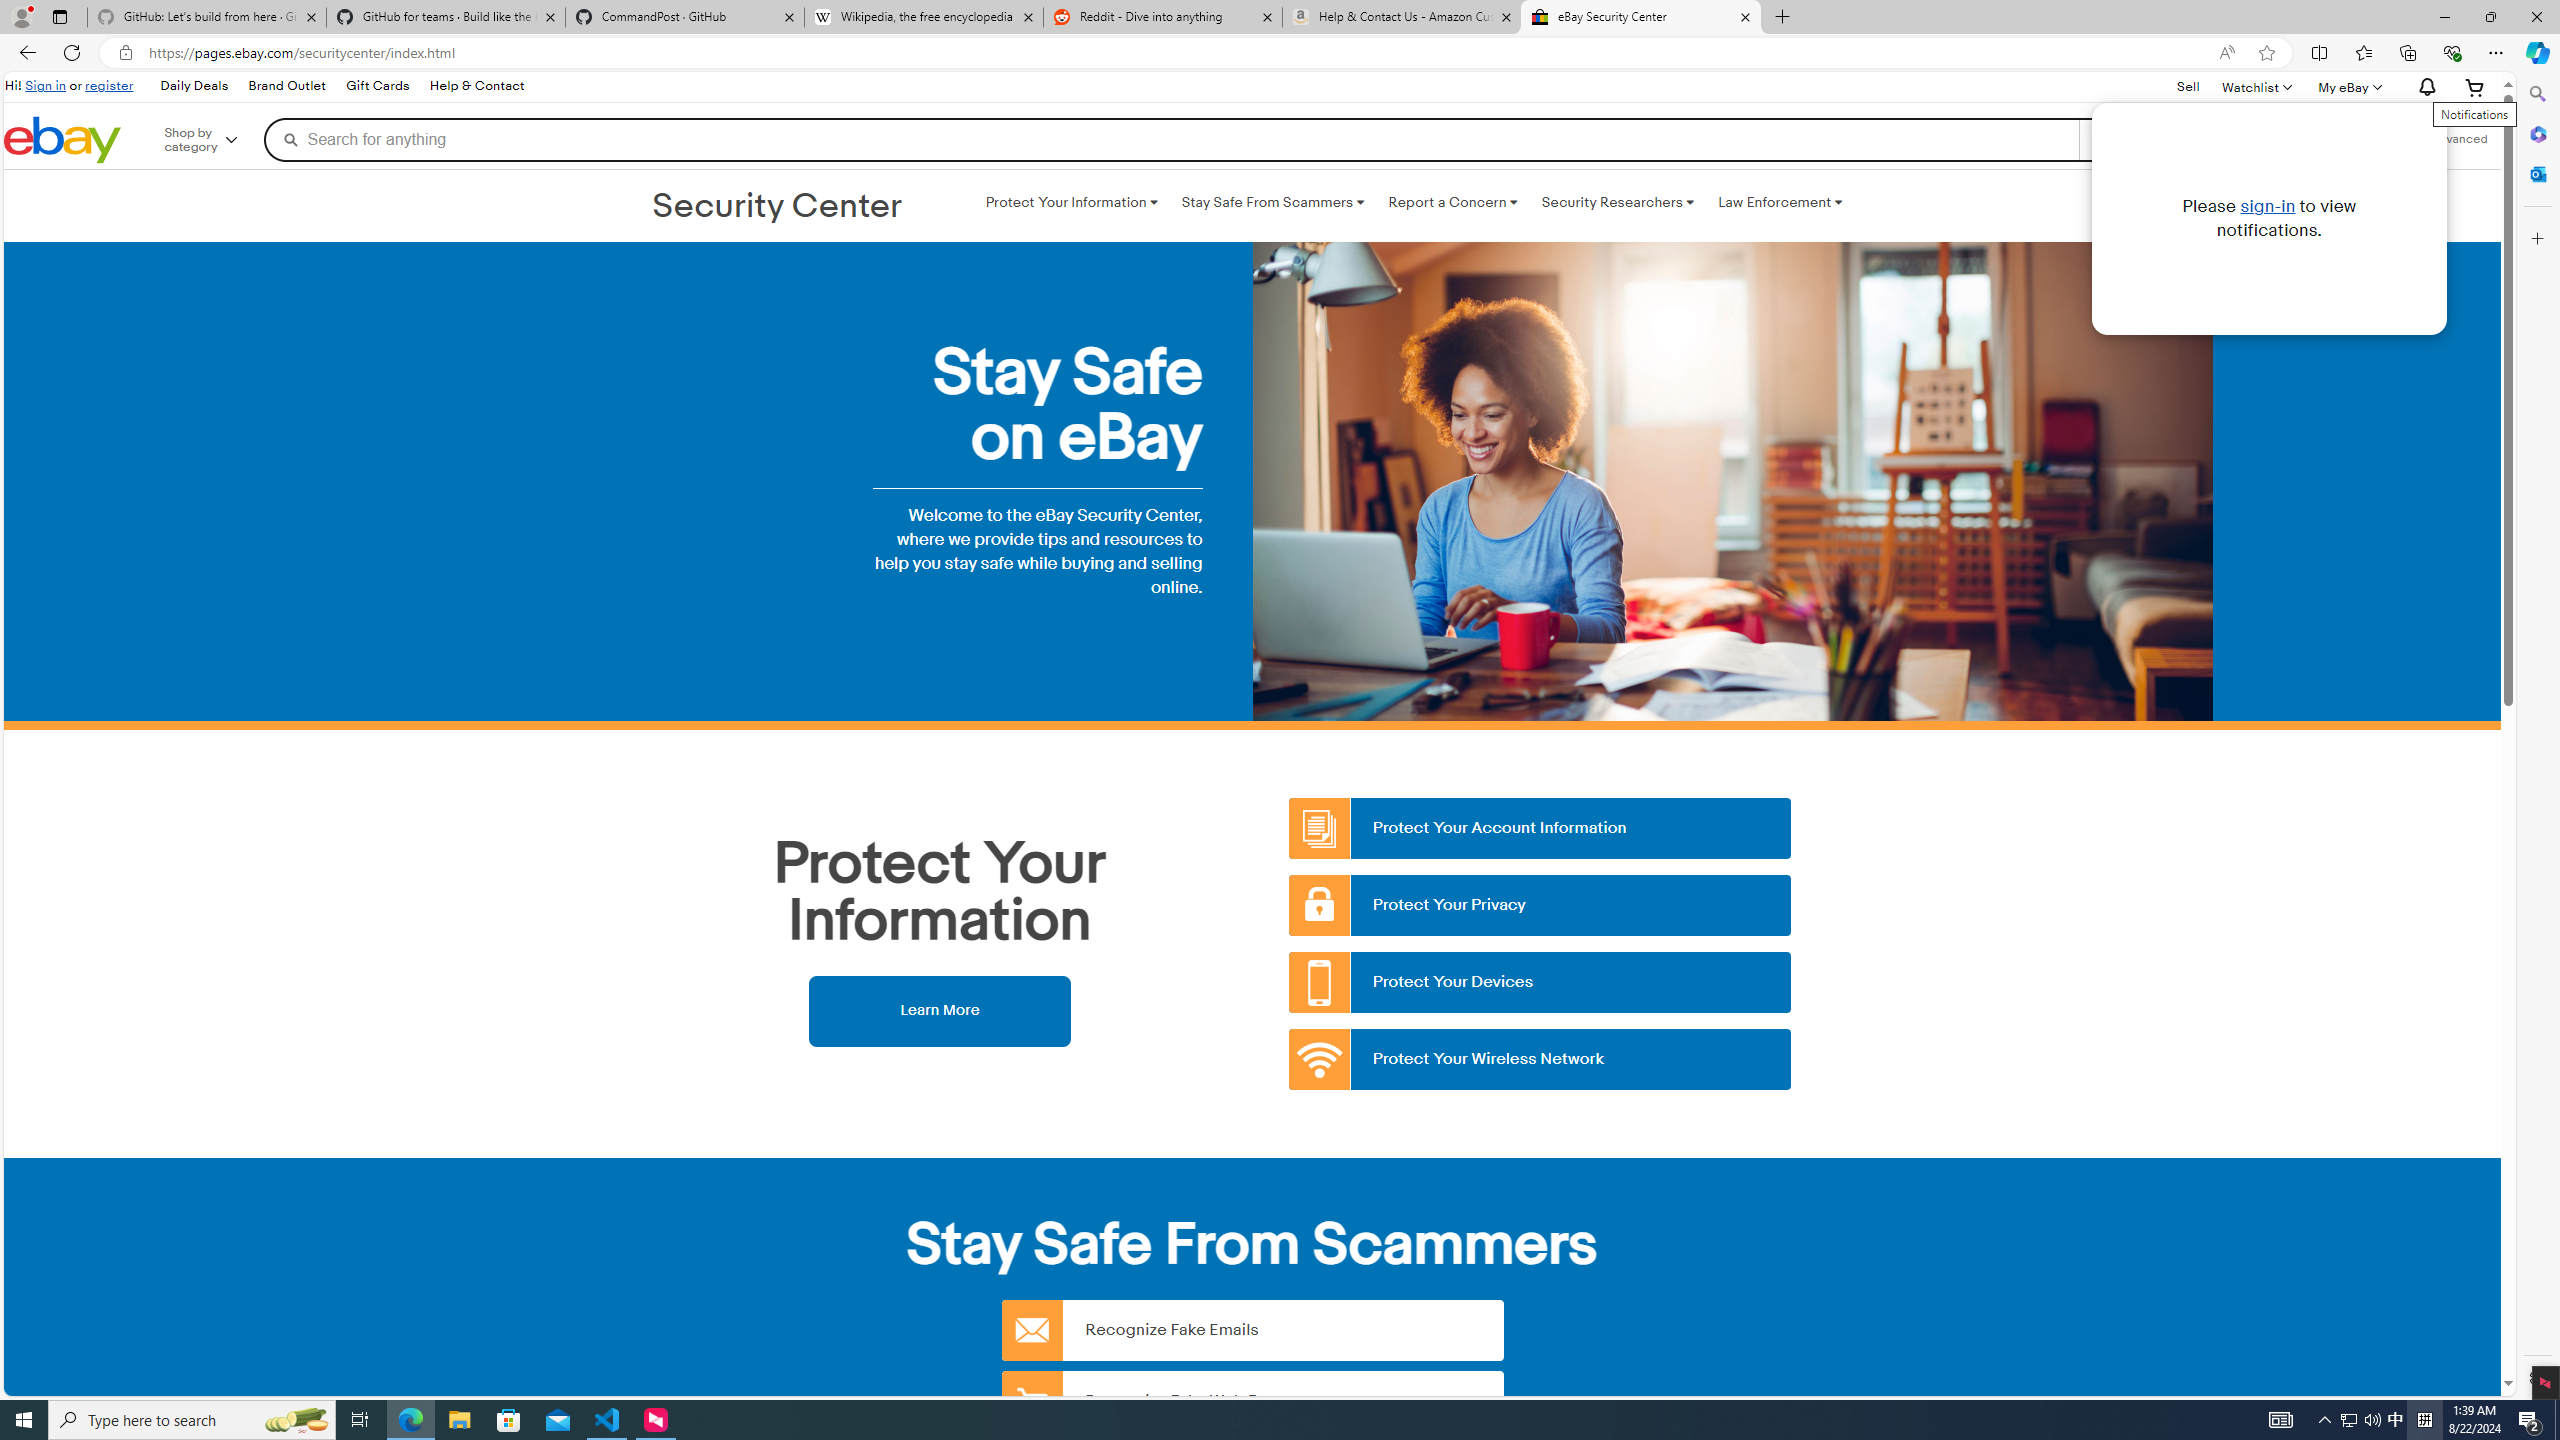 The height and width of the screenshot is (1440, 2560). I want to click on 'Reddit - Dive into anything', so click(1161, 16).